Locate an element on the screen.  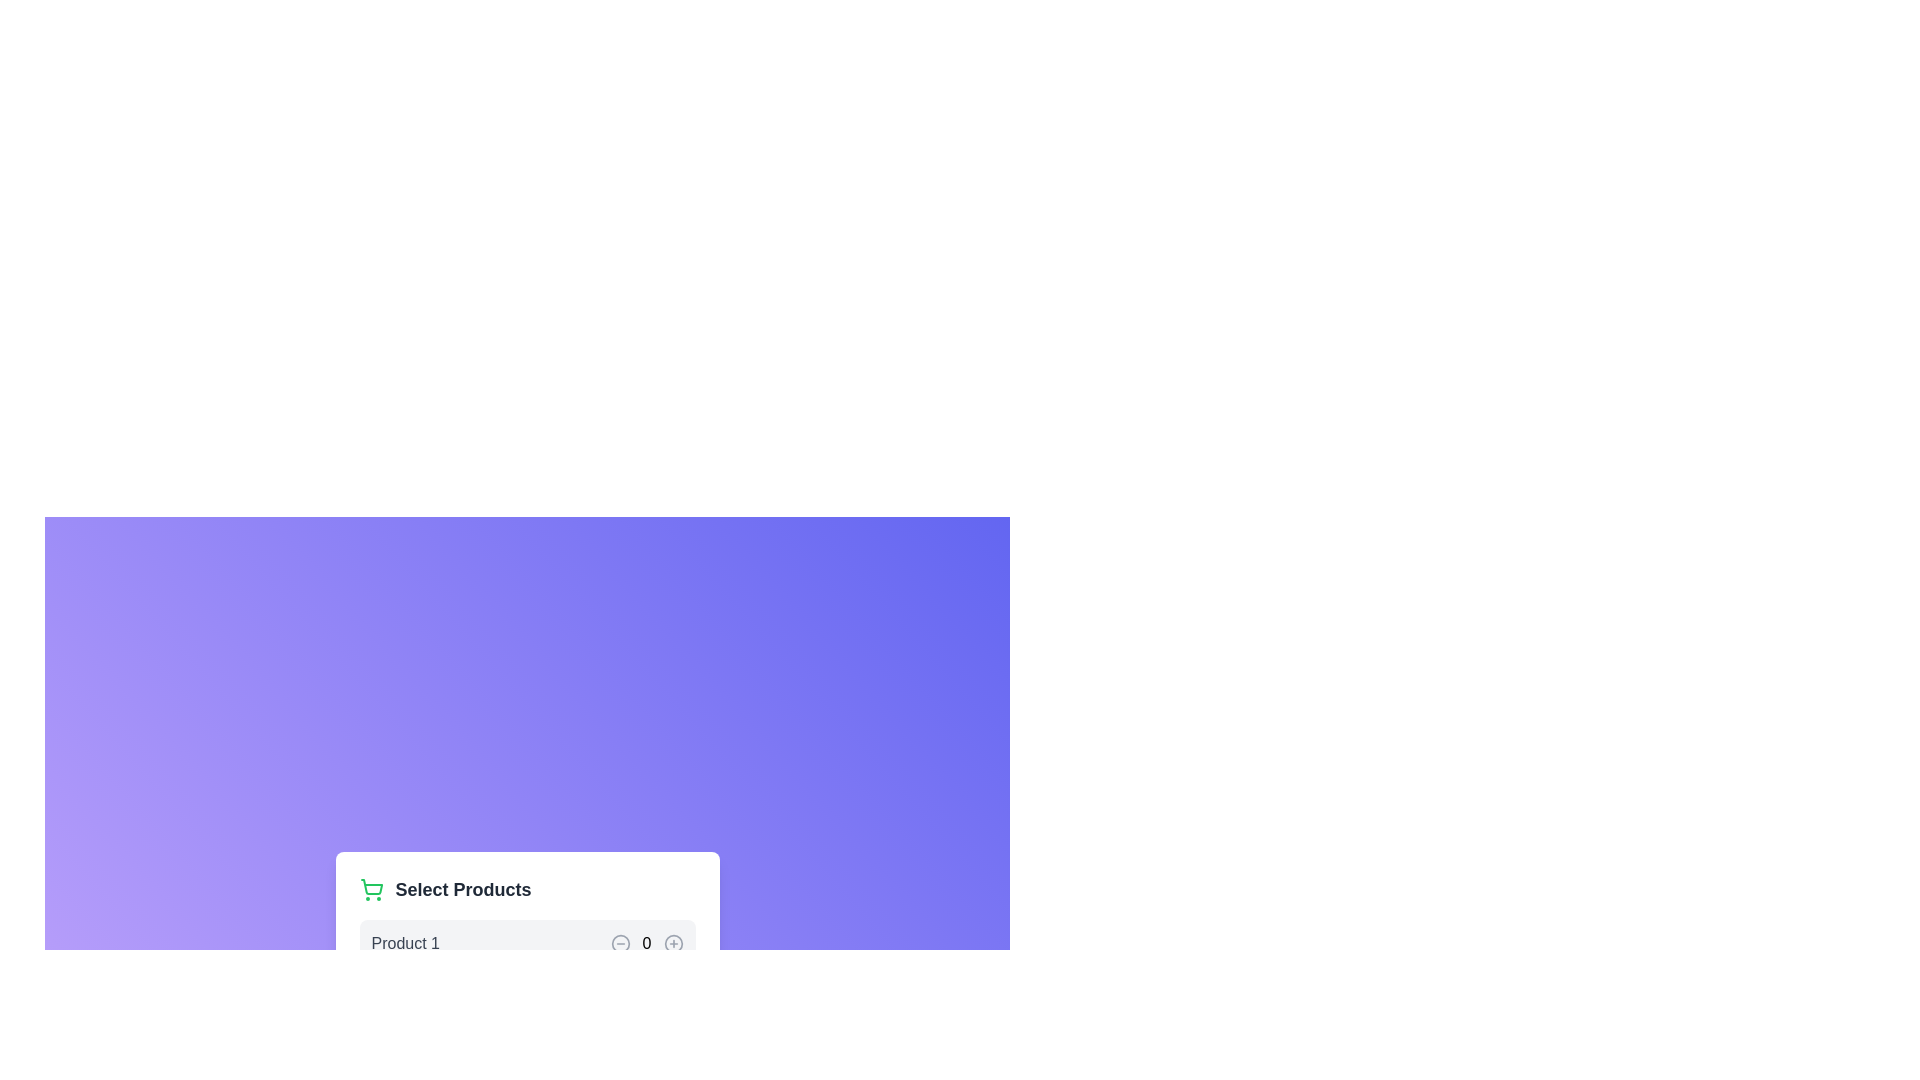
the increase button in the first product selection row, which has the product title 'Product 10' and interactive elements for quantity adjustment is located at coordinates (527, 944).